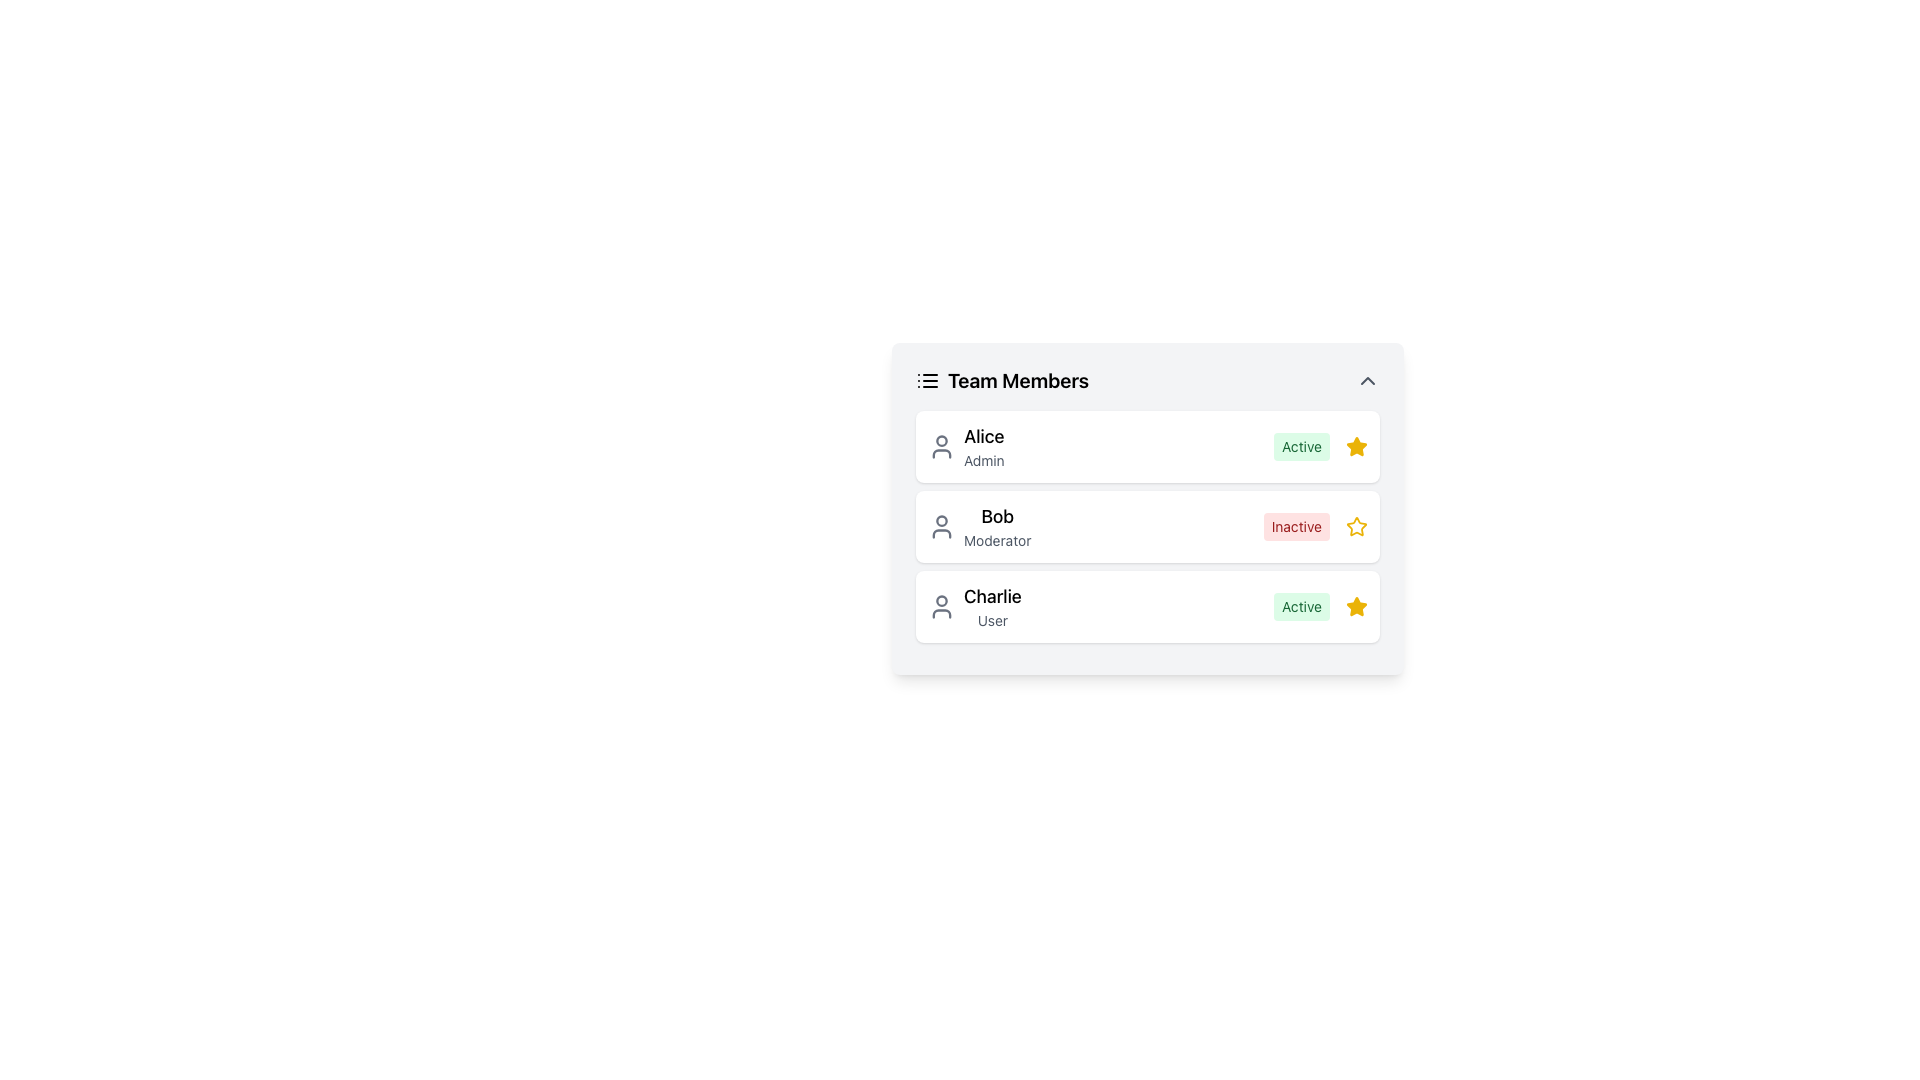 The height and width of the screenshot is (1080, 1920). What do you see at coordinates (979, 526) in the screenshot?
I see `text from the Label with an icon representing team member Bob, who is a Moderator, located in the 'Team Members' section beneath Alice Admin and above Charlie User` at bounding box center [979, 526].